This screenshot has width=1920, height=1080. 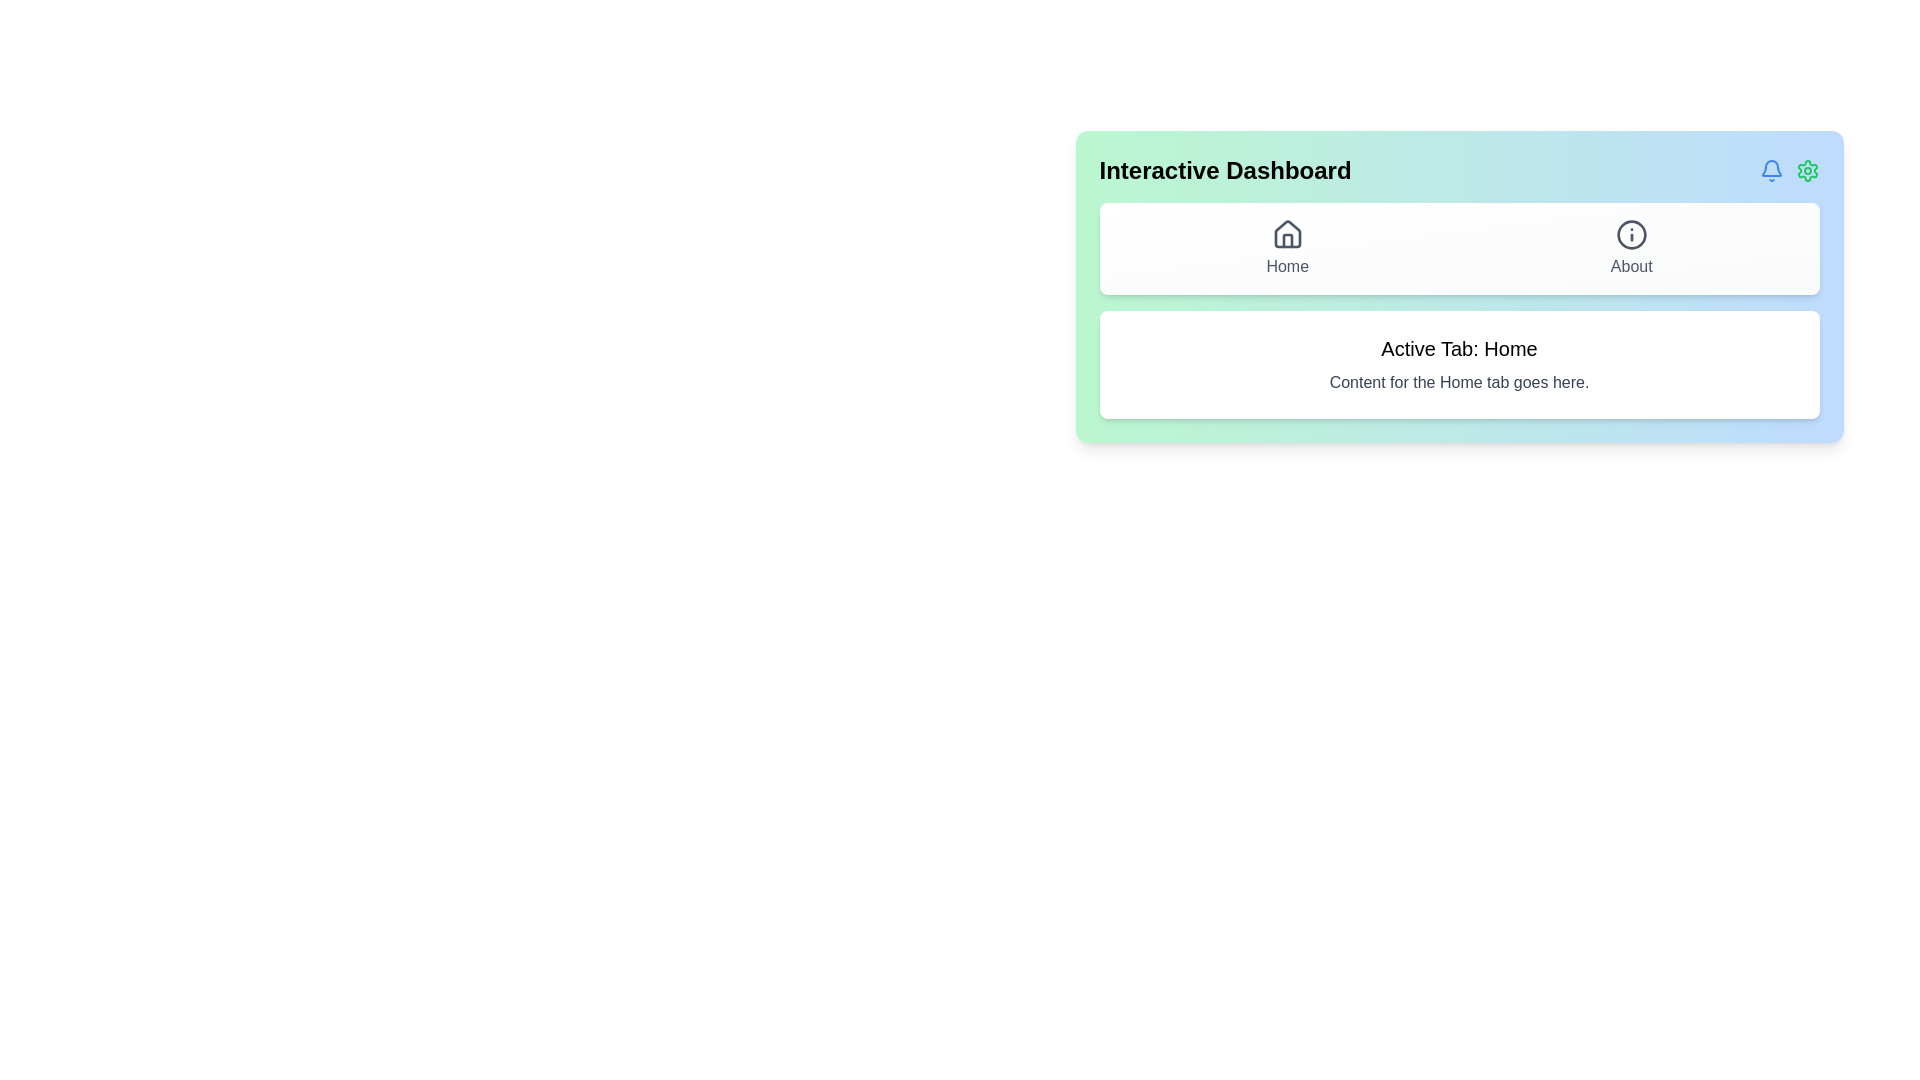 I want to click on the 'Interactive Dashboard' text label, which is displayed in a bold, large sans-serif font at the top-left corner of the header interface, so click(x=1224, y=169).